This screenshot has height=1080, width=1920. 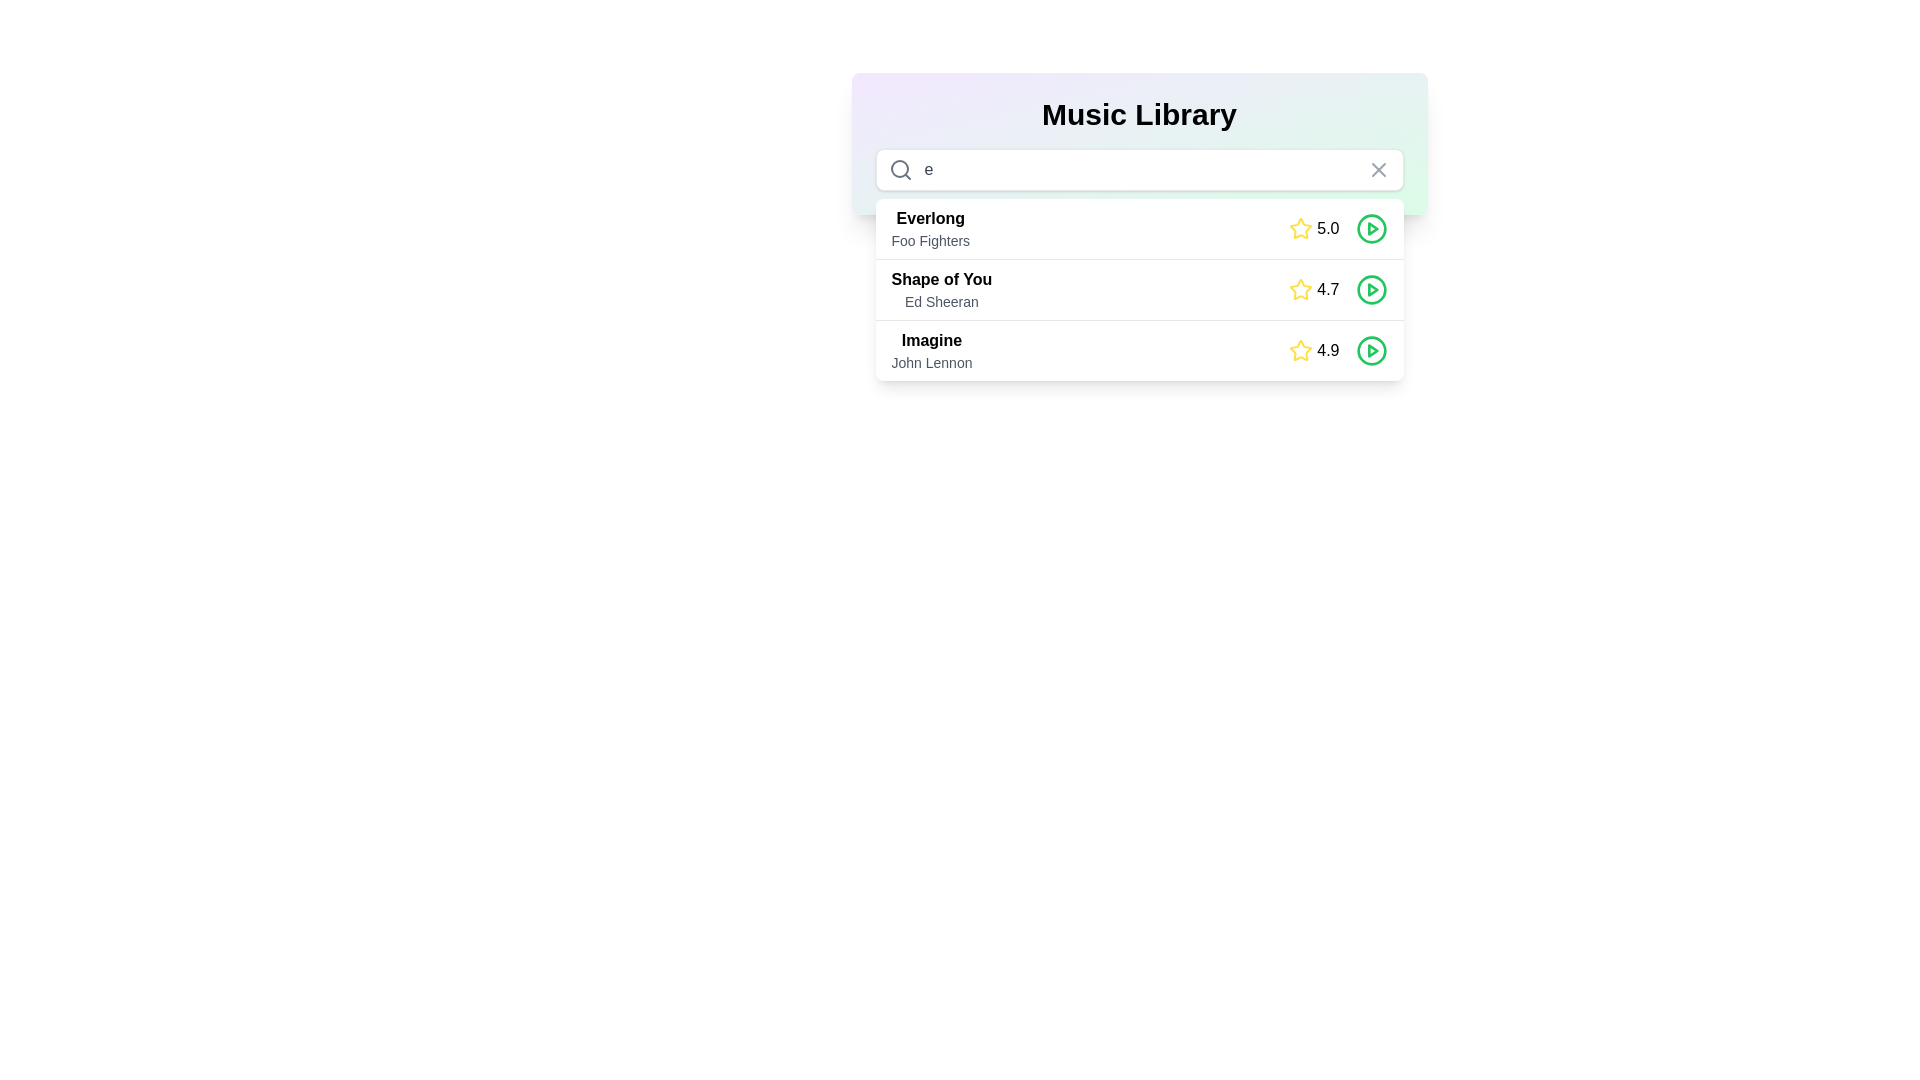 What do you see at coordinates (1139, 350) in the screenshot?
I see `the third list item displaying media details and controls for a specific song in the music library, which includes information such as title, artist, and rating` at bounding box center [1139, 350].